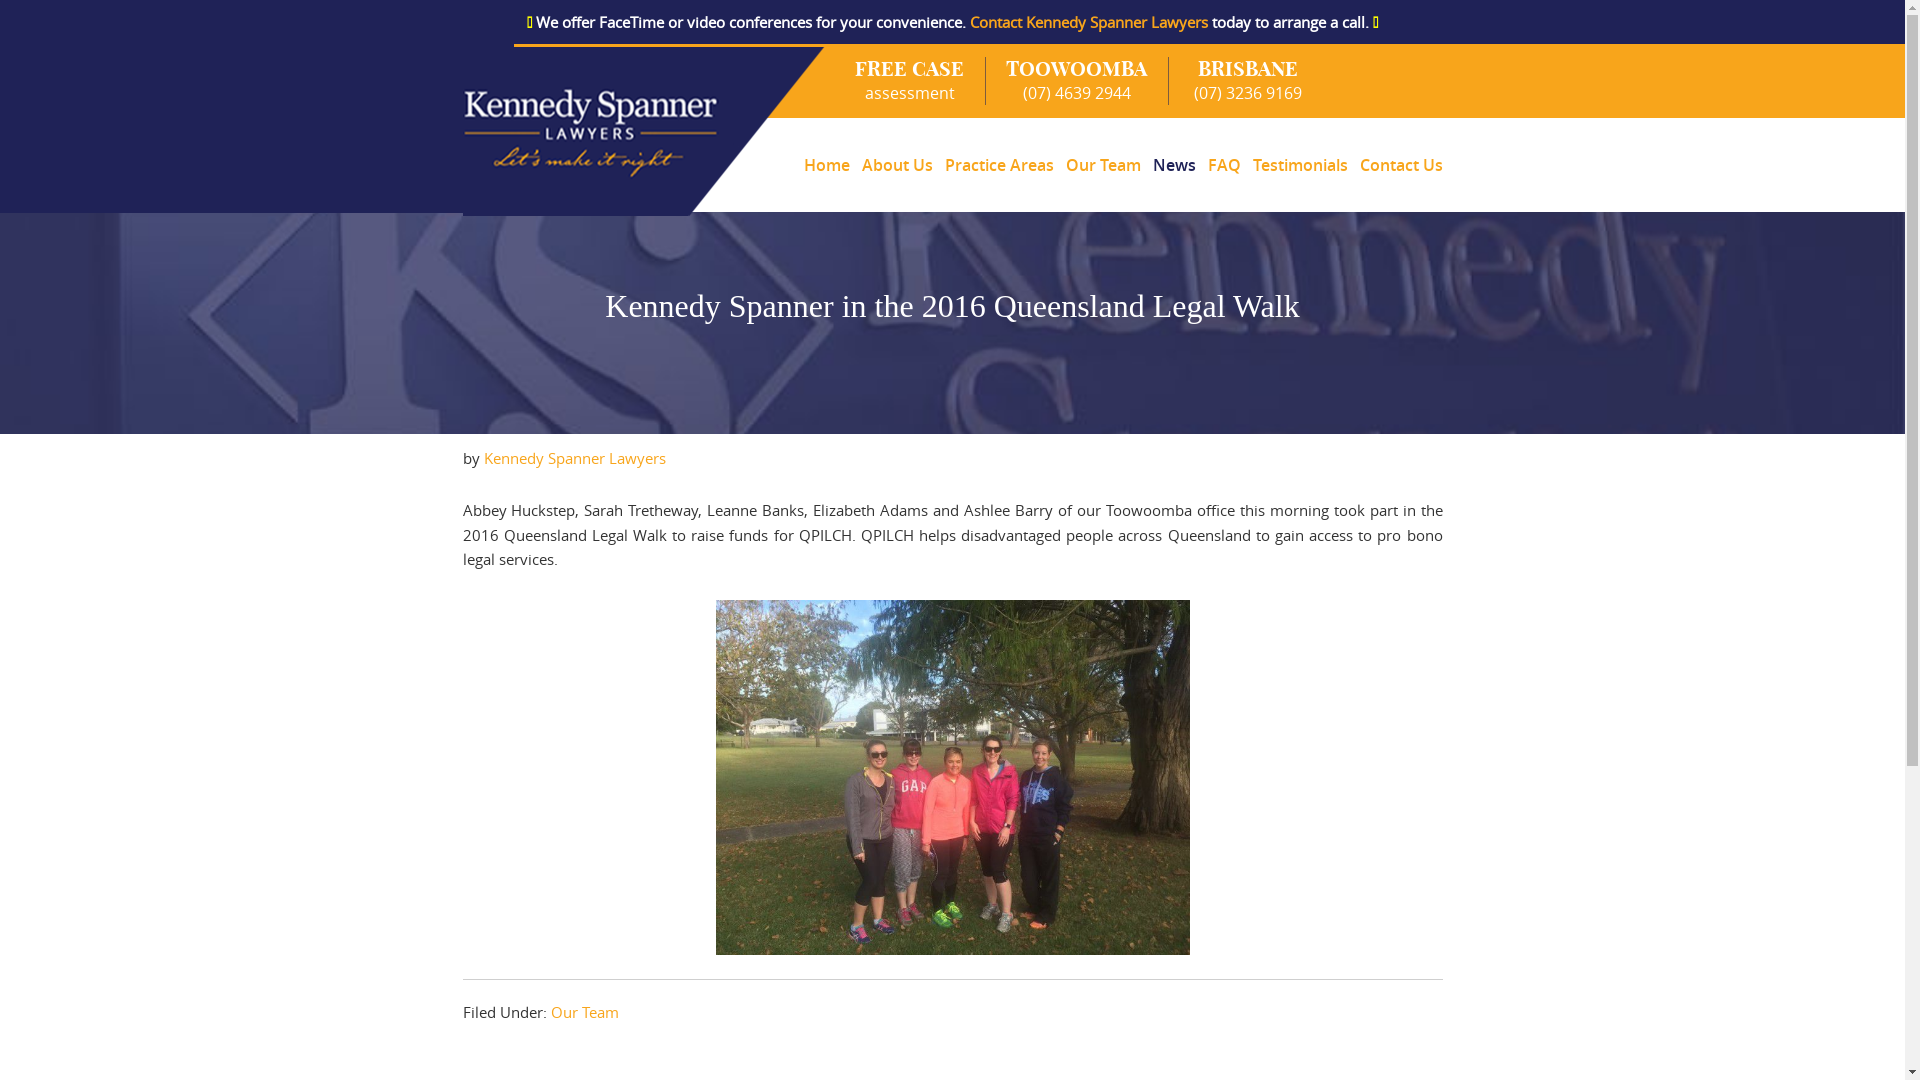  Describe the element at coordinates (583, 1011) in the screenshot. I see `'Our Team'` at that location.